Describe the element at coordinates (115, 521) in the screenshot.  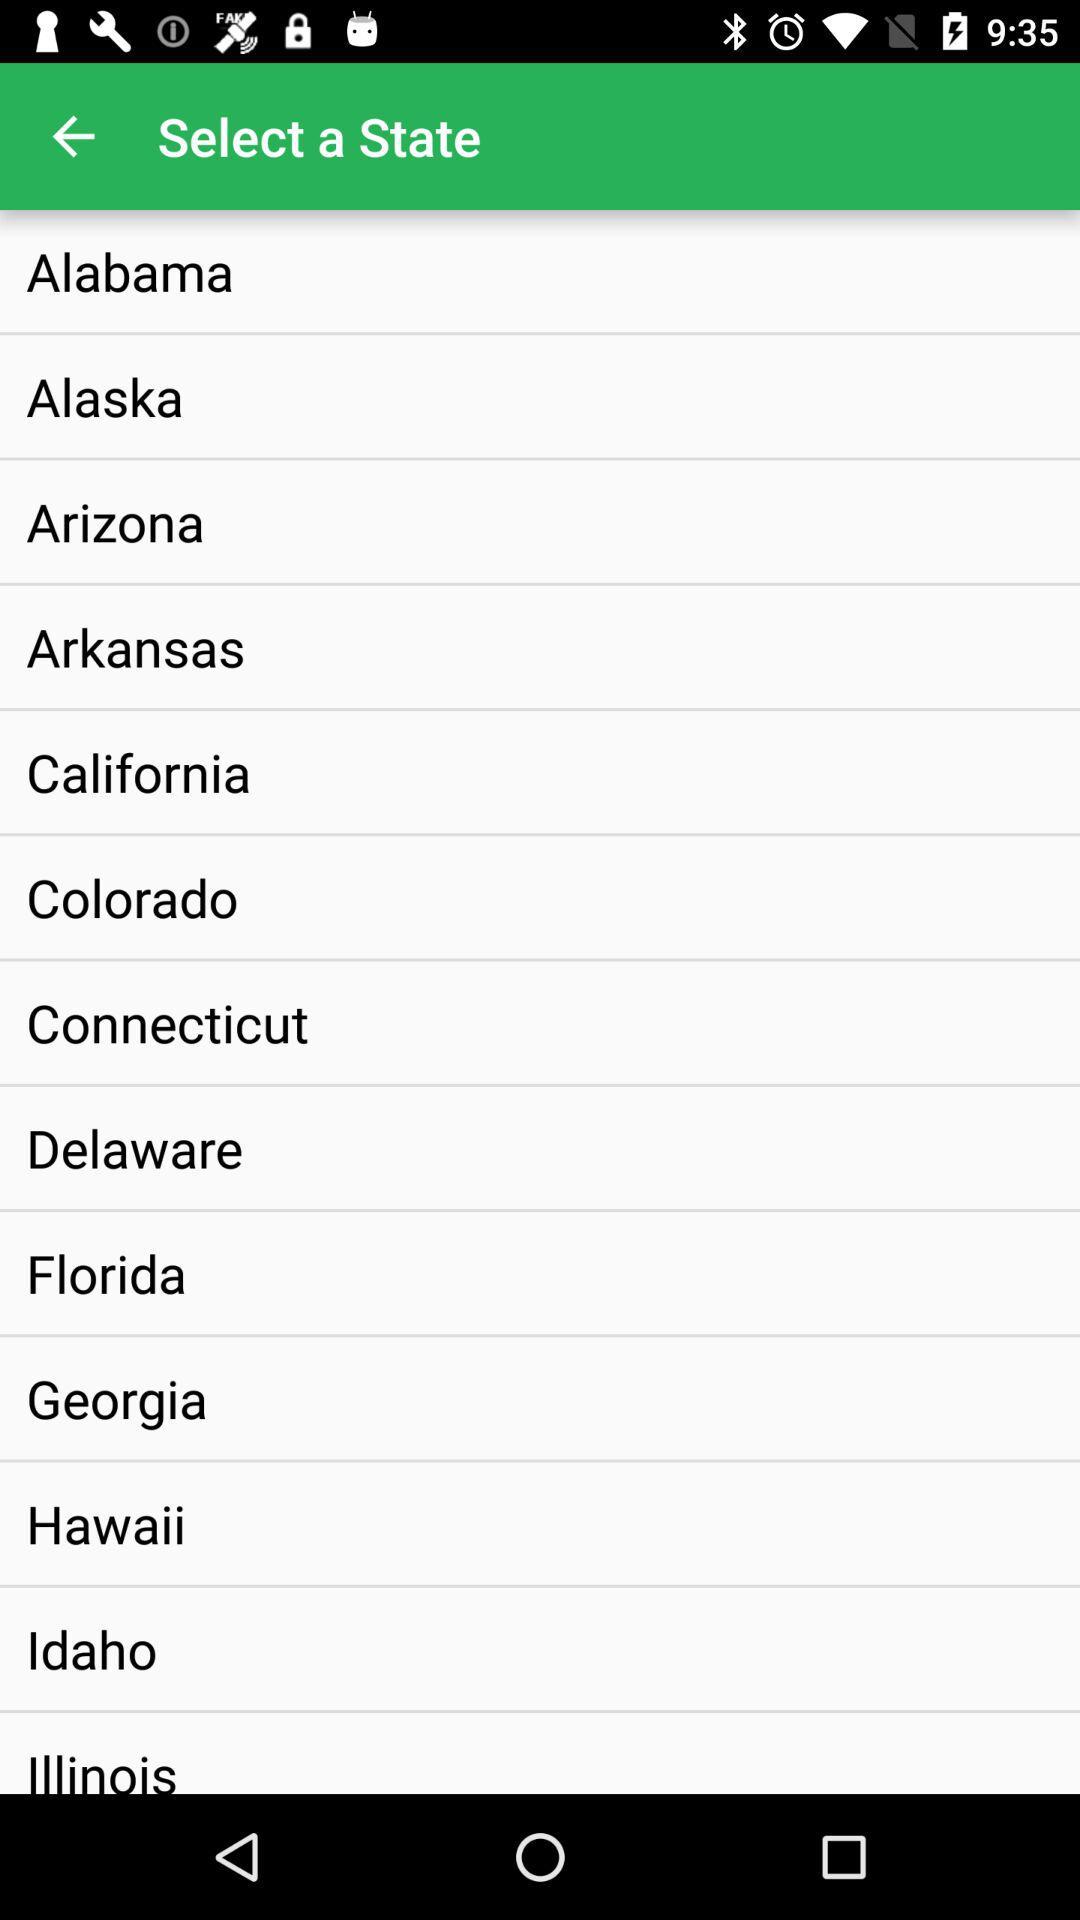
I see `the item below alaska item` at that location.